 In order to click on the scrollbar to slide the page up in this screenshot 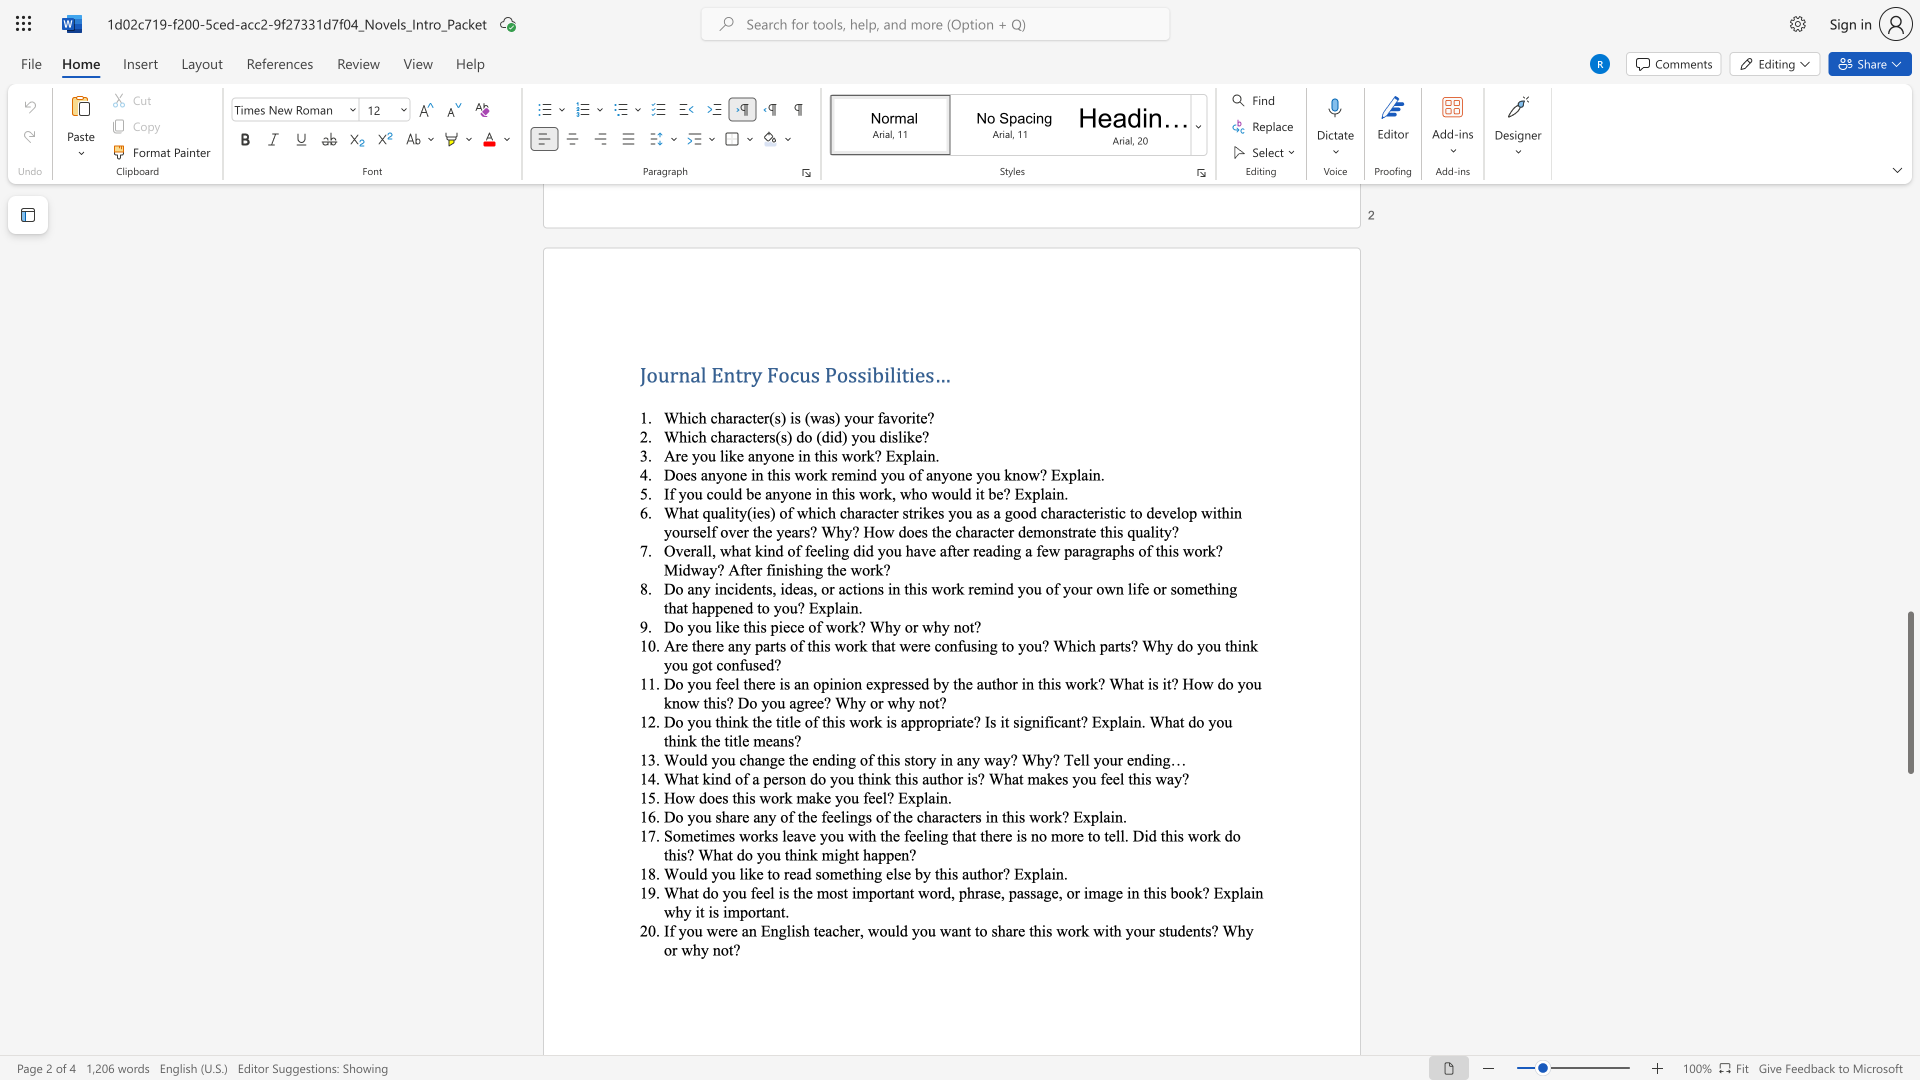, I will do `click(1909, 338)`.